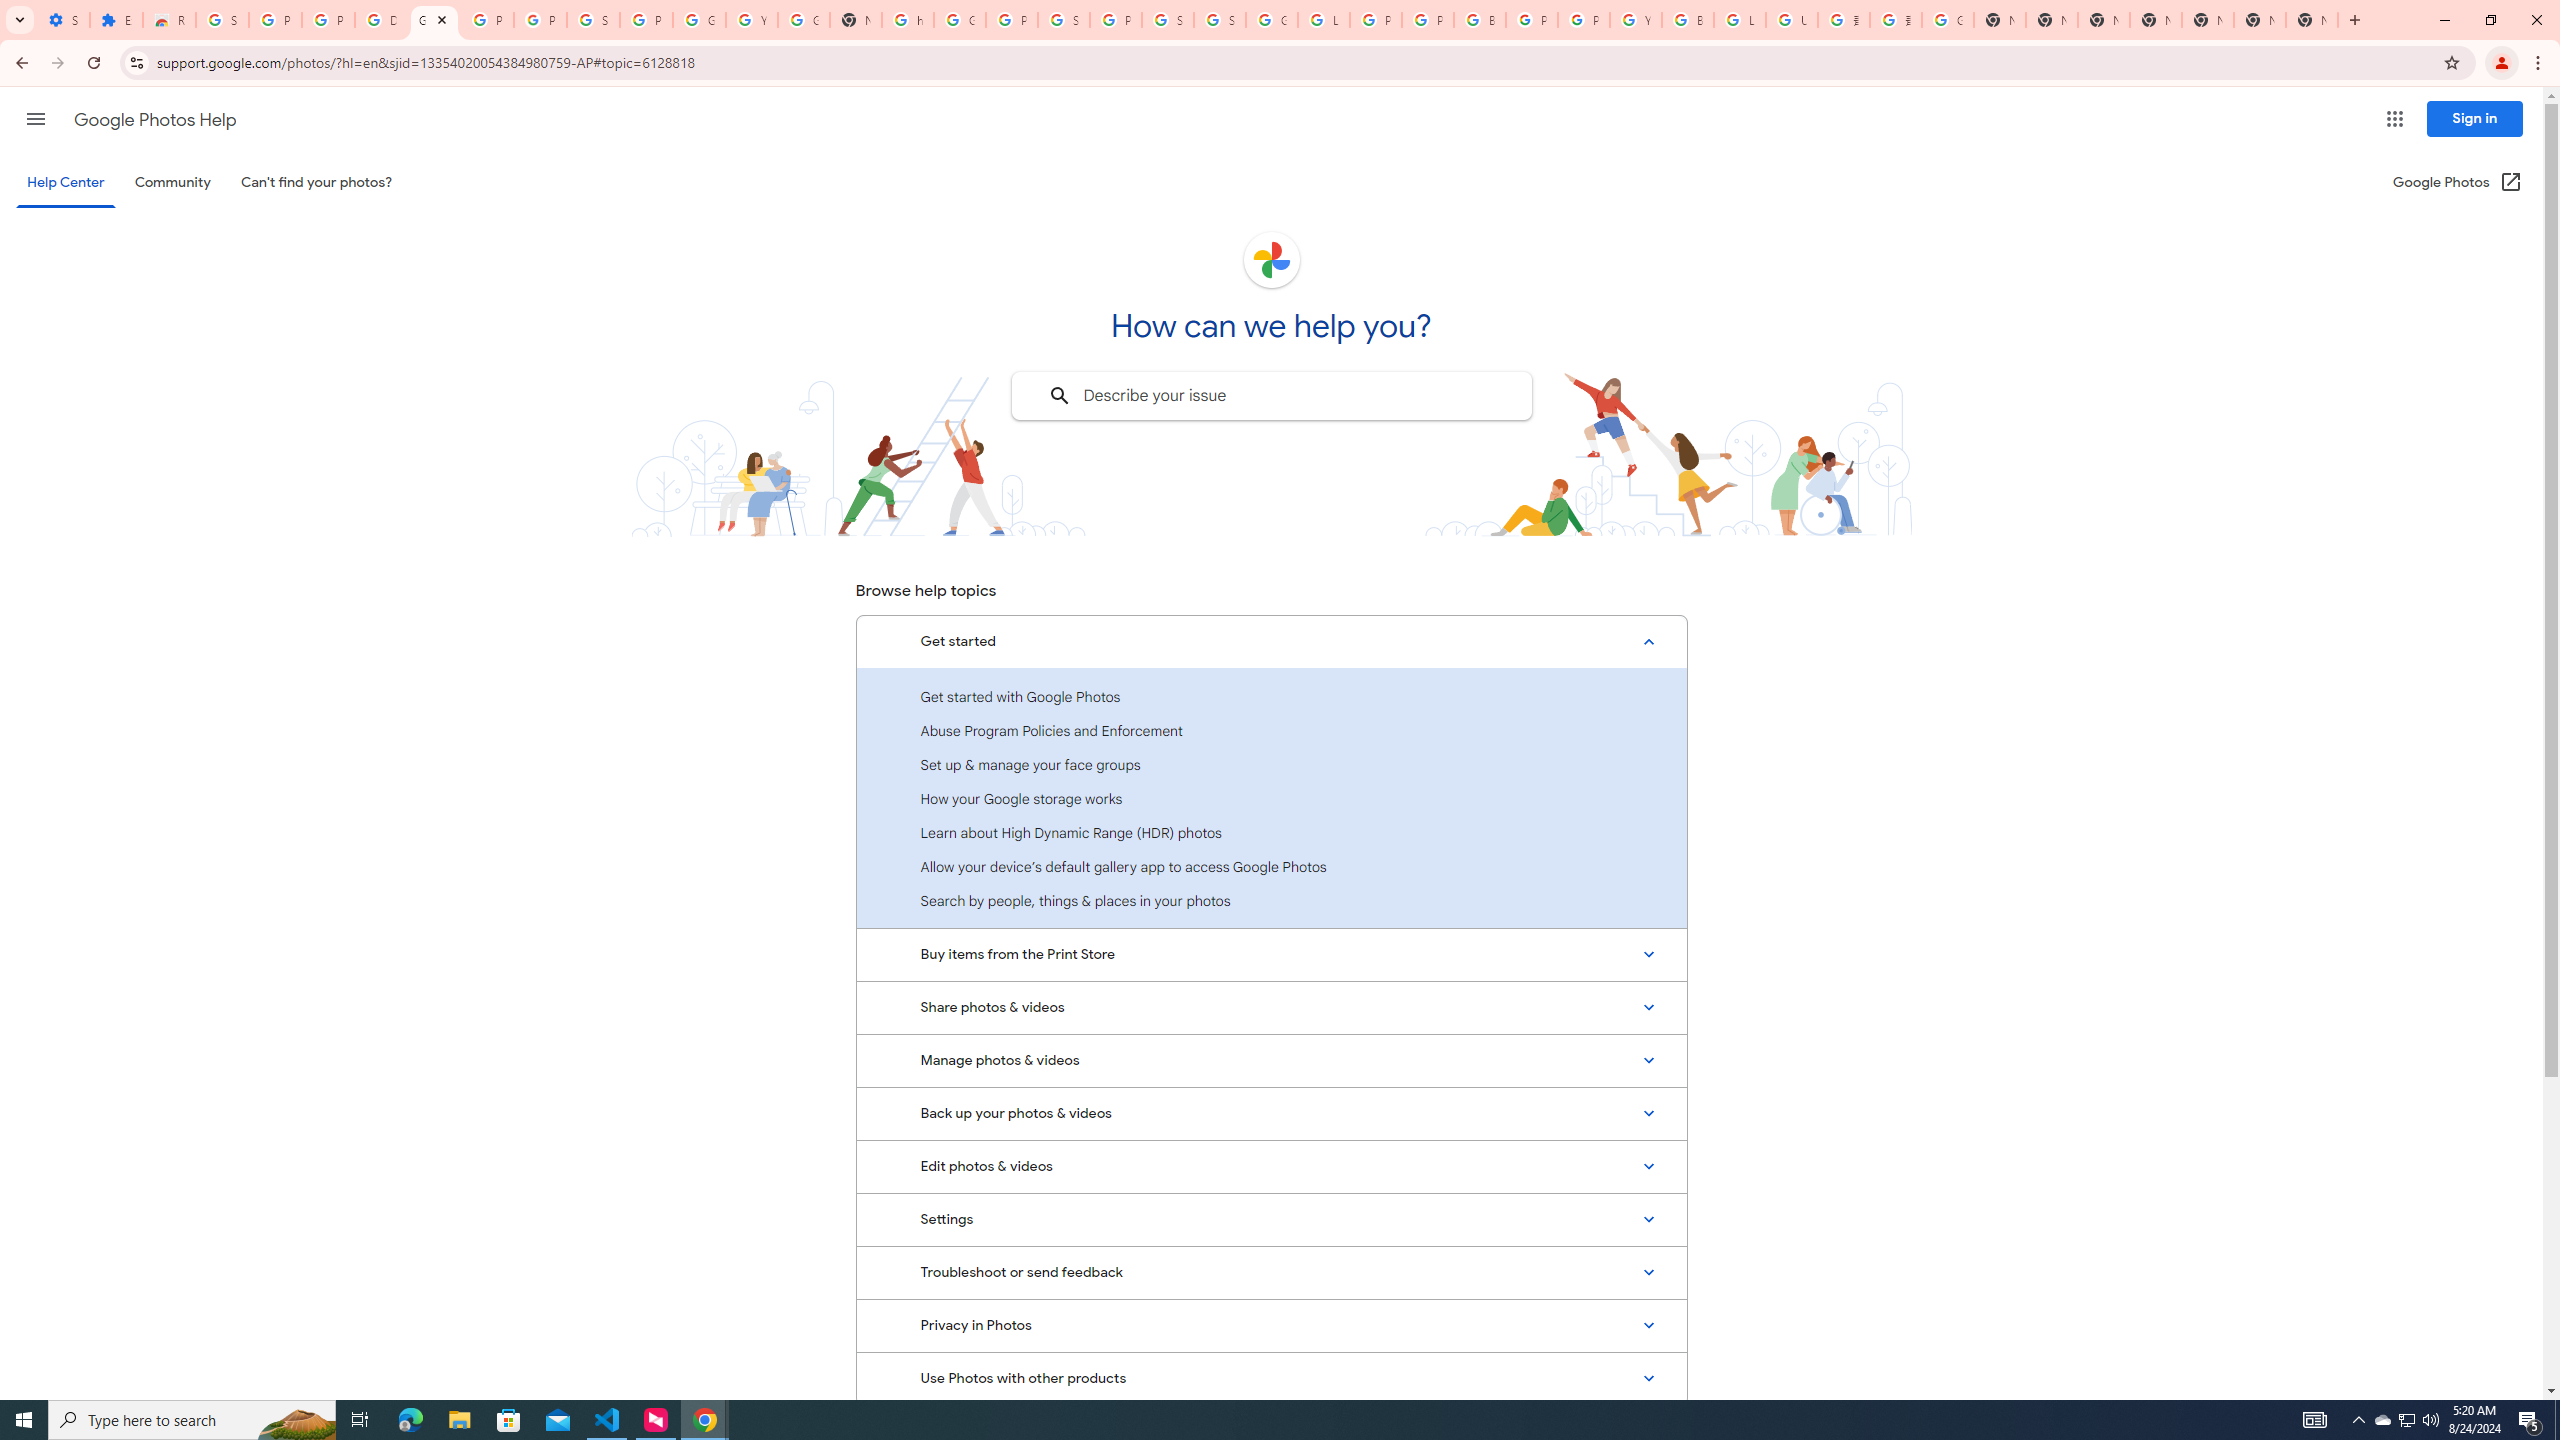 The width and height of the screenshot is (2560, 1440). Describe the element at coordinates (906, 19) in the screenshot. I see `'https://scholar.google.com/'` at that location.